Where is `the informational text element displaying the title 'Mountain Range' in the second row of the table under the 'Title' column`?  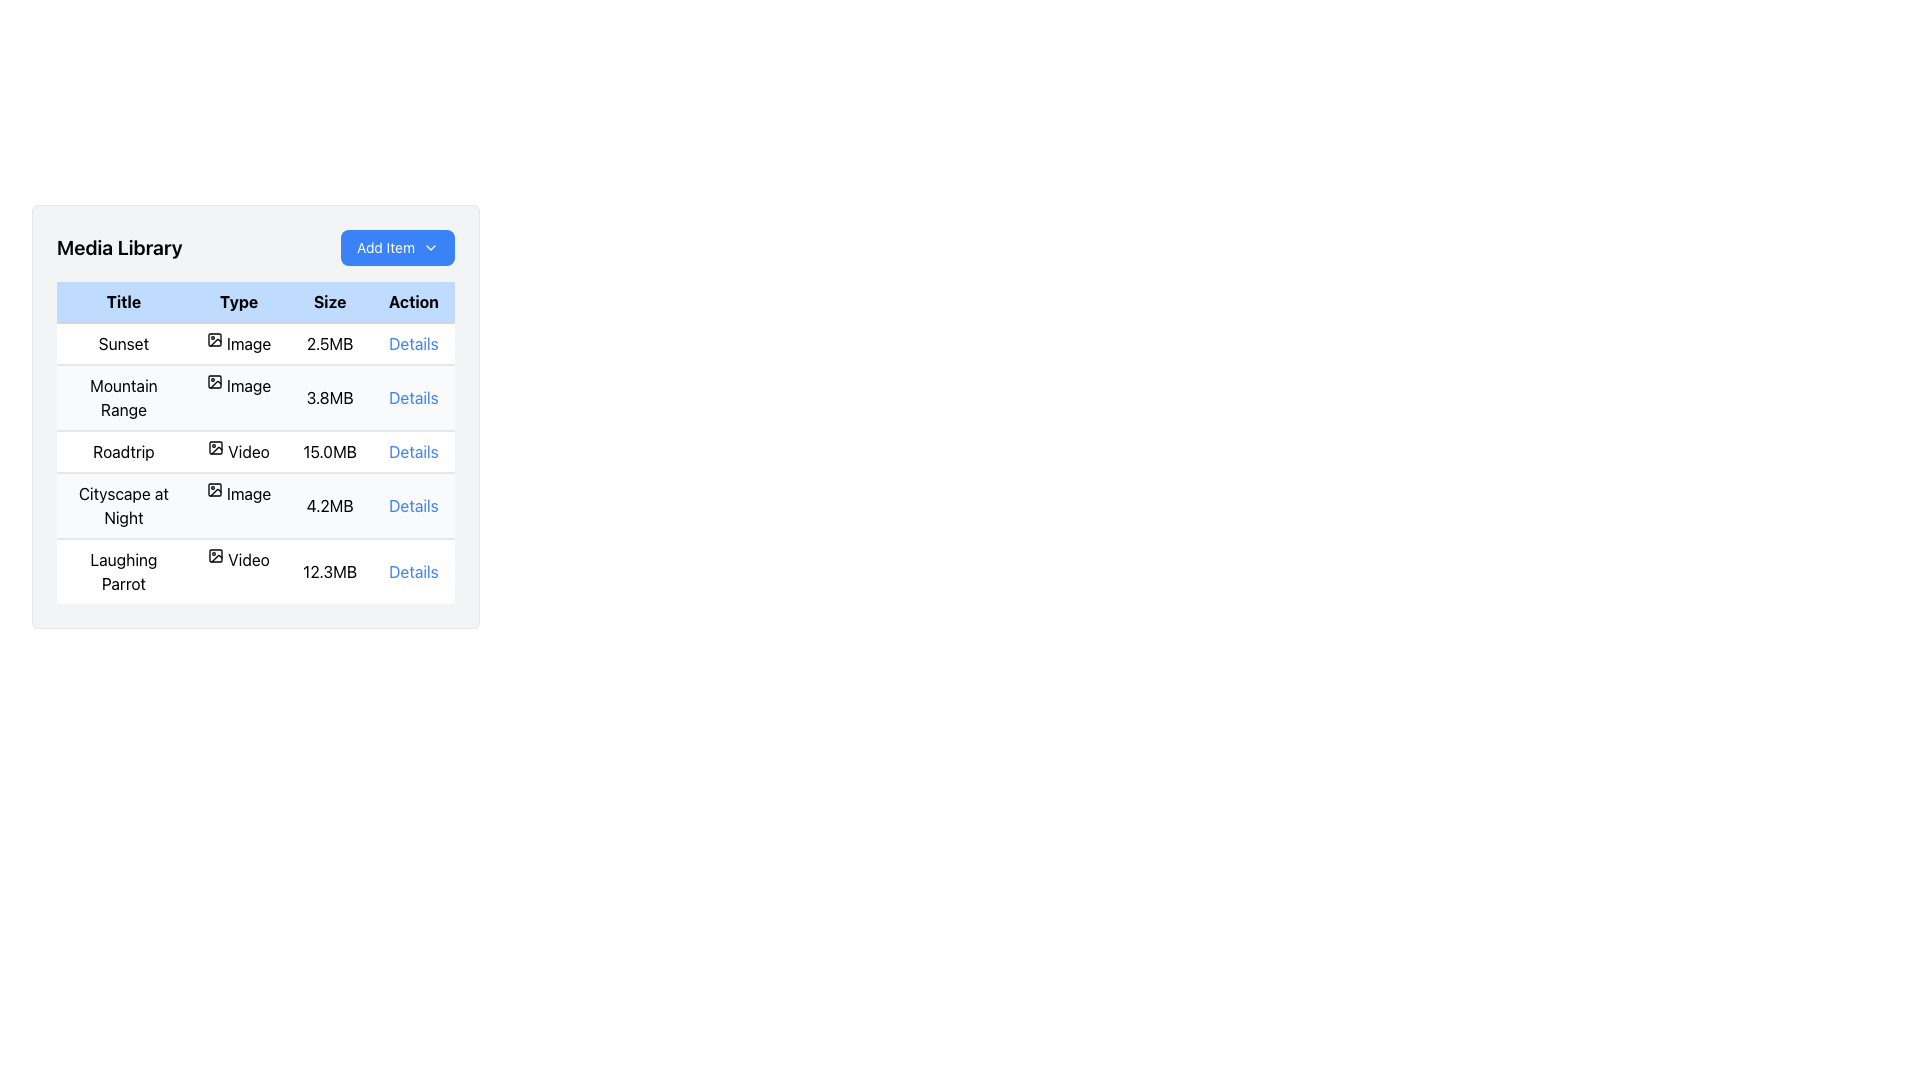 the informational text element displaying the title 'Mountain Range' in the second row of the table under the 'Title' column is located at coordinates (122, 397).